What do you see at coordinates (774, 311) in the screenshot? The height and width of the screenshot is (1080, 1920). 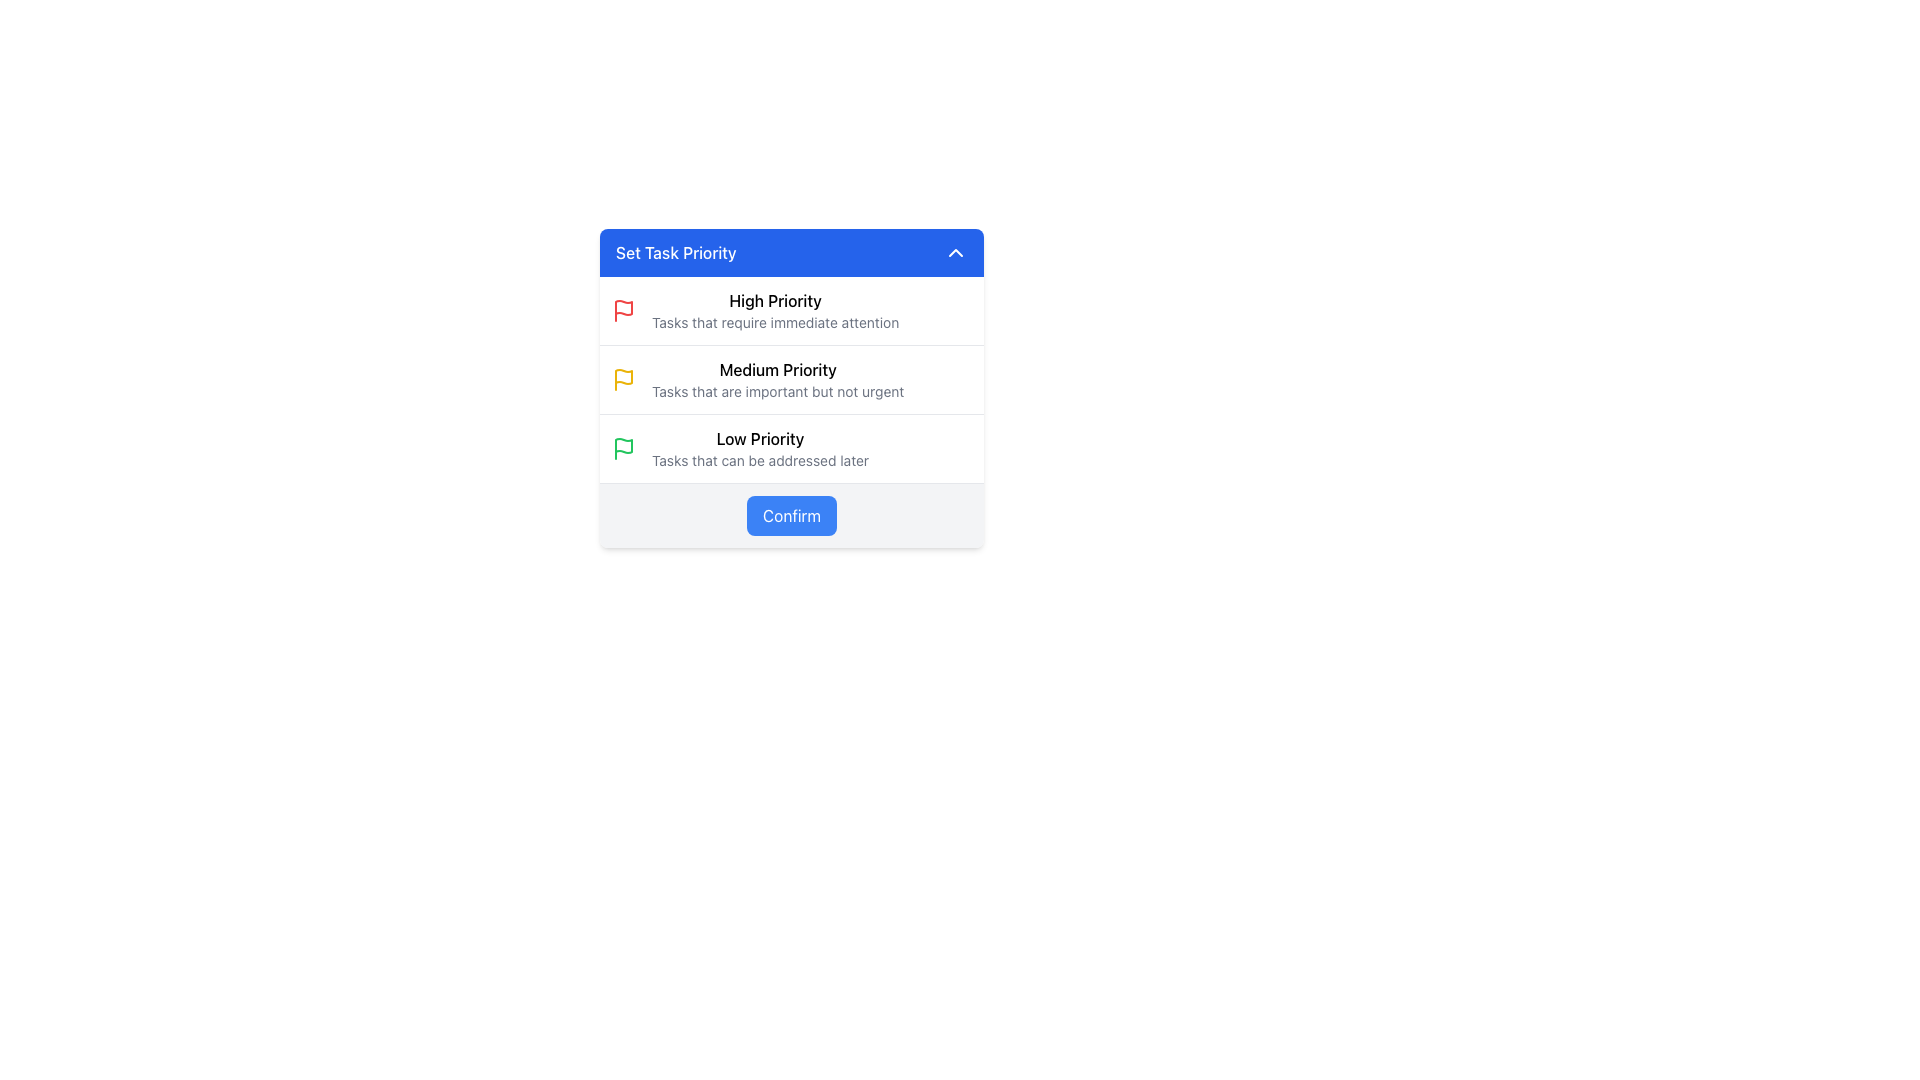 I see `text on the 'High Priority' label in the 'Set Task Priority' modal, which includes the bold text 'High Priority' and the subordinate description 'Tasks that require immediate attention.'` at bounding box center [774, 311].